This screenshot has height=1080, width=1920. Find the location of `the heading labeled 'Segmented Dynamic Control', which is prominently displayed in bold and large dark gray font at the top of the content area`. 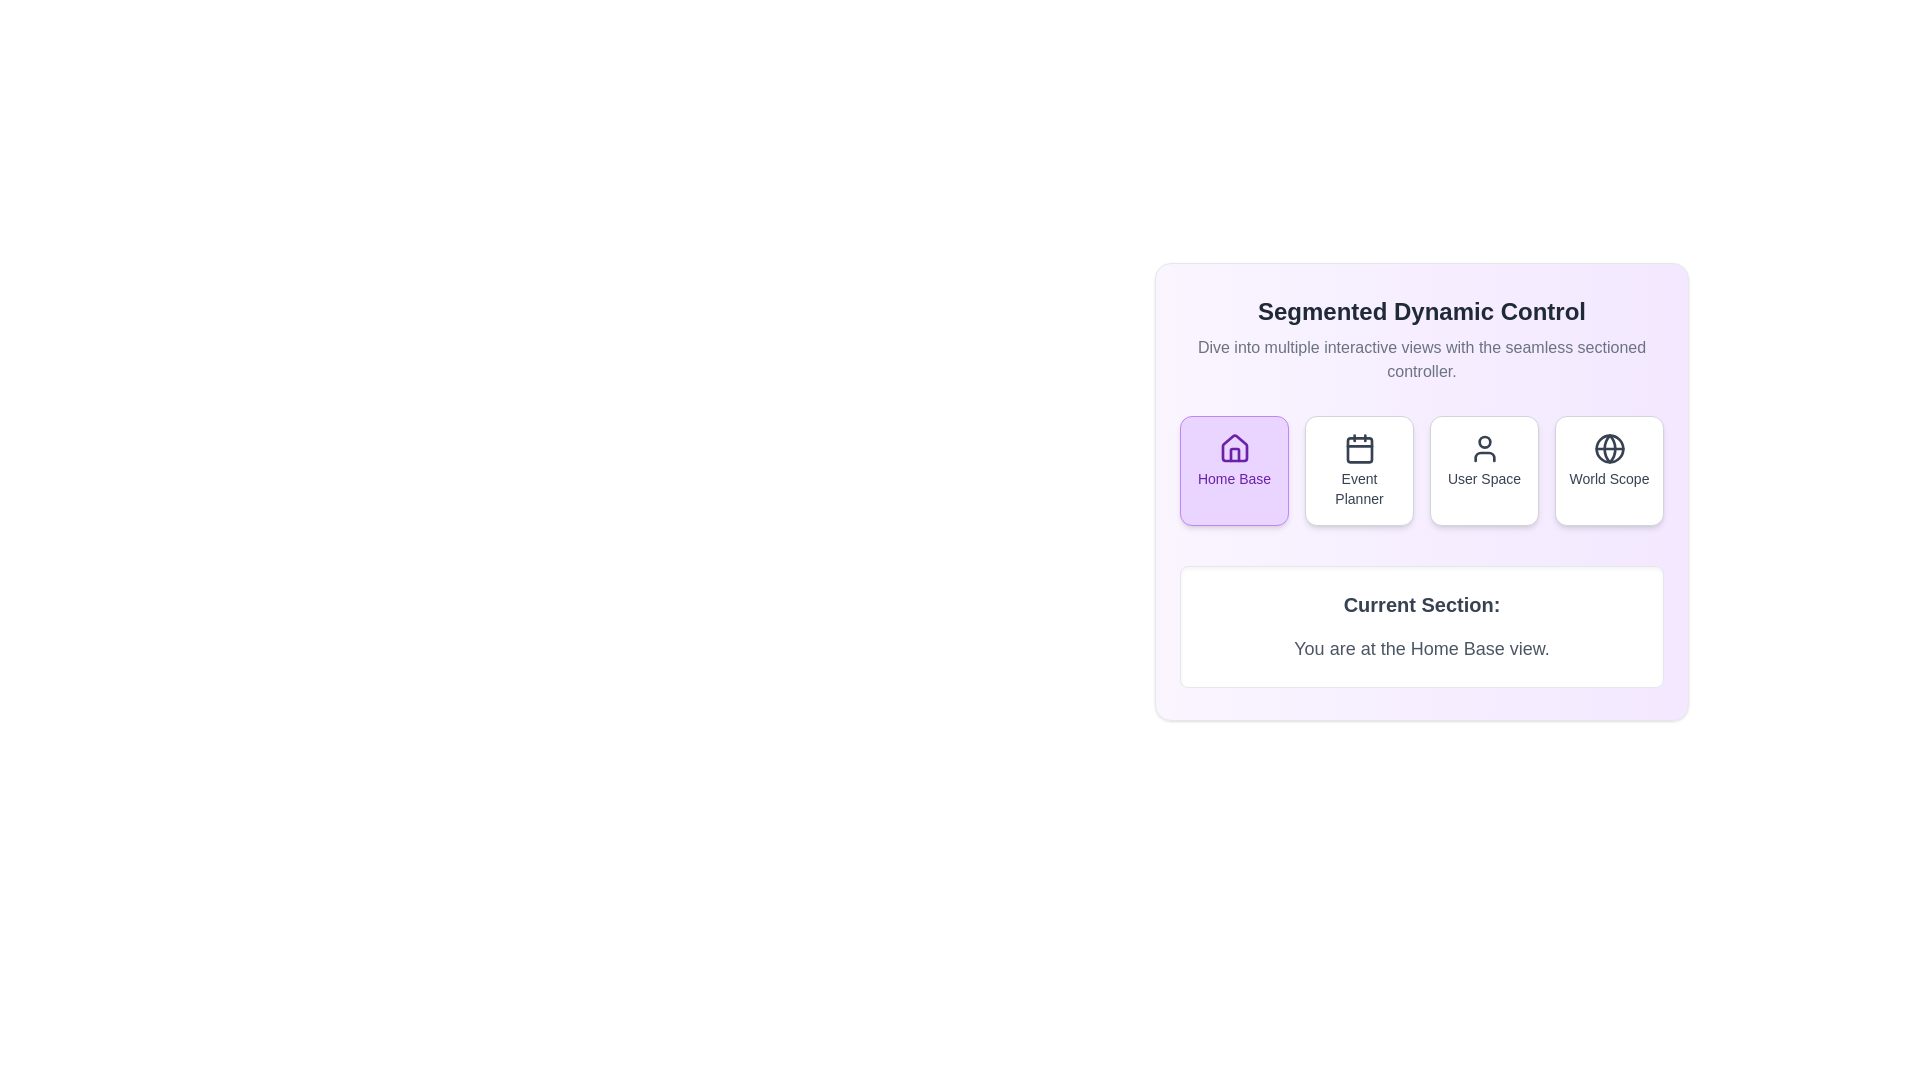

the heading labeled 'Segmented Dynamic Control', which is prominently displayed in bold and large dark gray font at the top of the content area is located at coordinates (1420, 312).